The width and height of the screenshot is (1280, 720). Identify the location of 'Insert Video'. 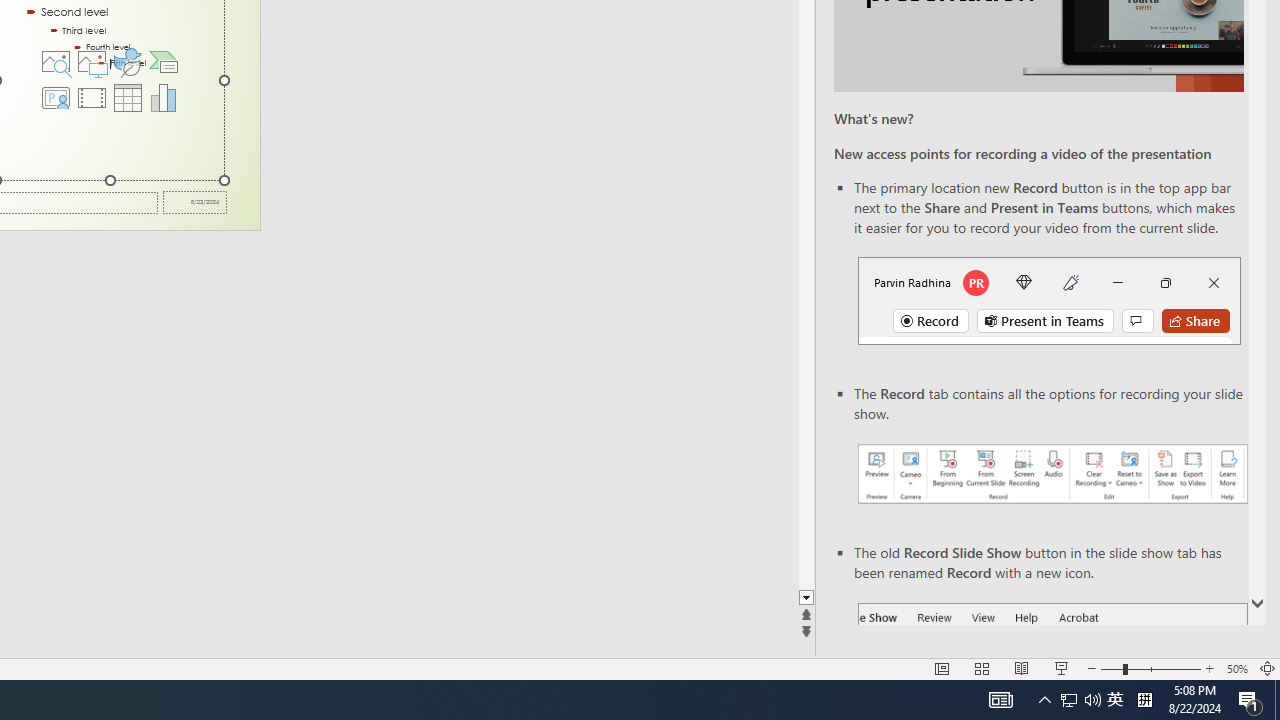
(90, 97).